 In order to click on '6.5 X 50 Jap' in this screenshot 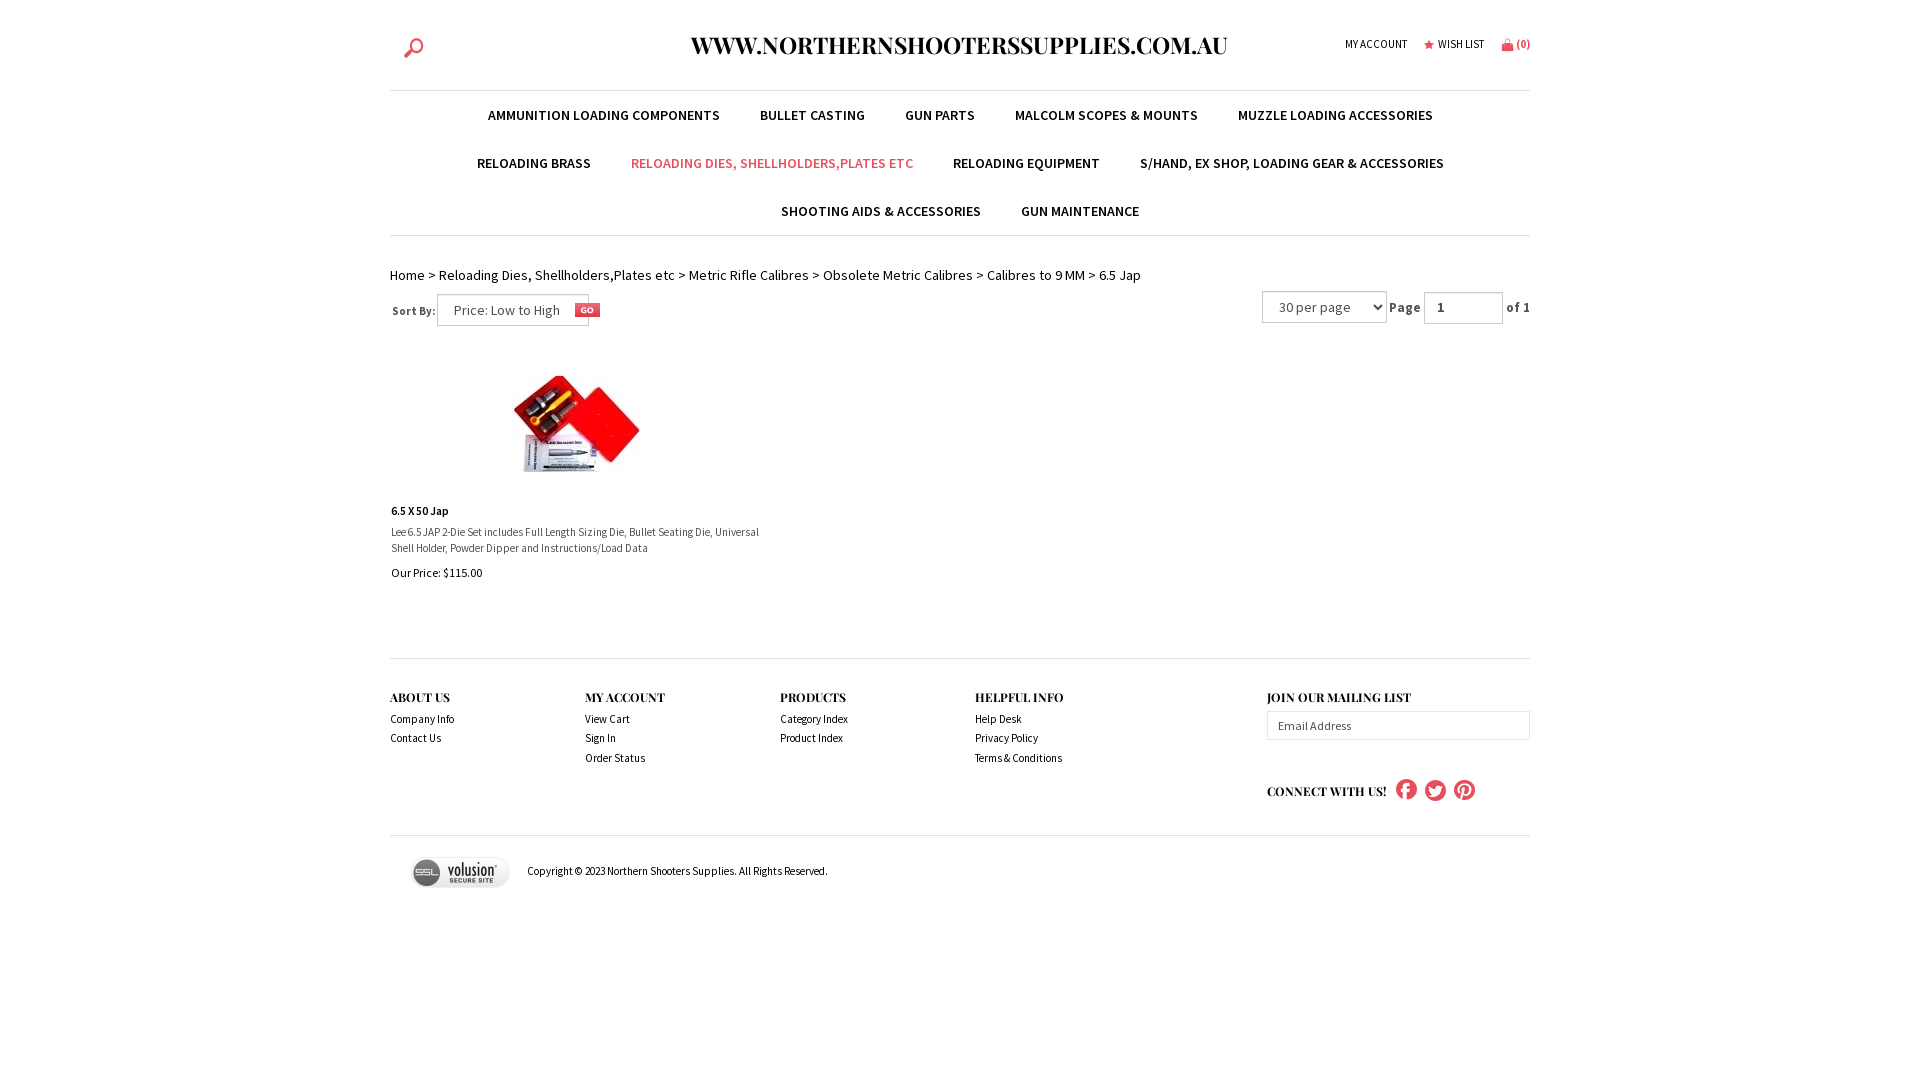, I will do `click(575, 509)`.